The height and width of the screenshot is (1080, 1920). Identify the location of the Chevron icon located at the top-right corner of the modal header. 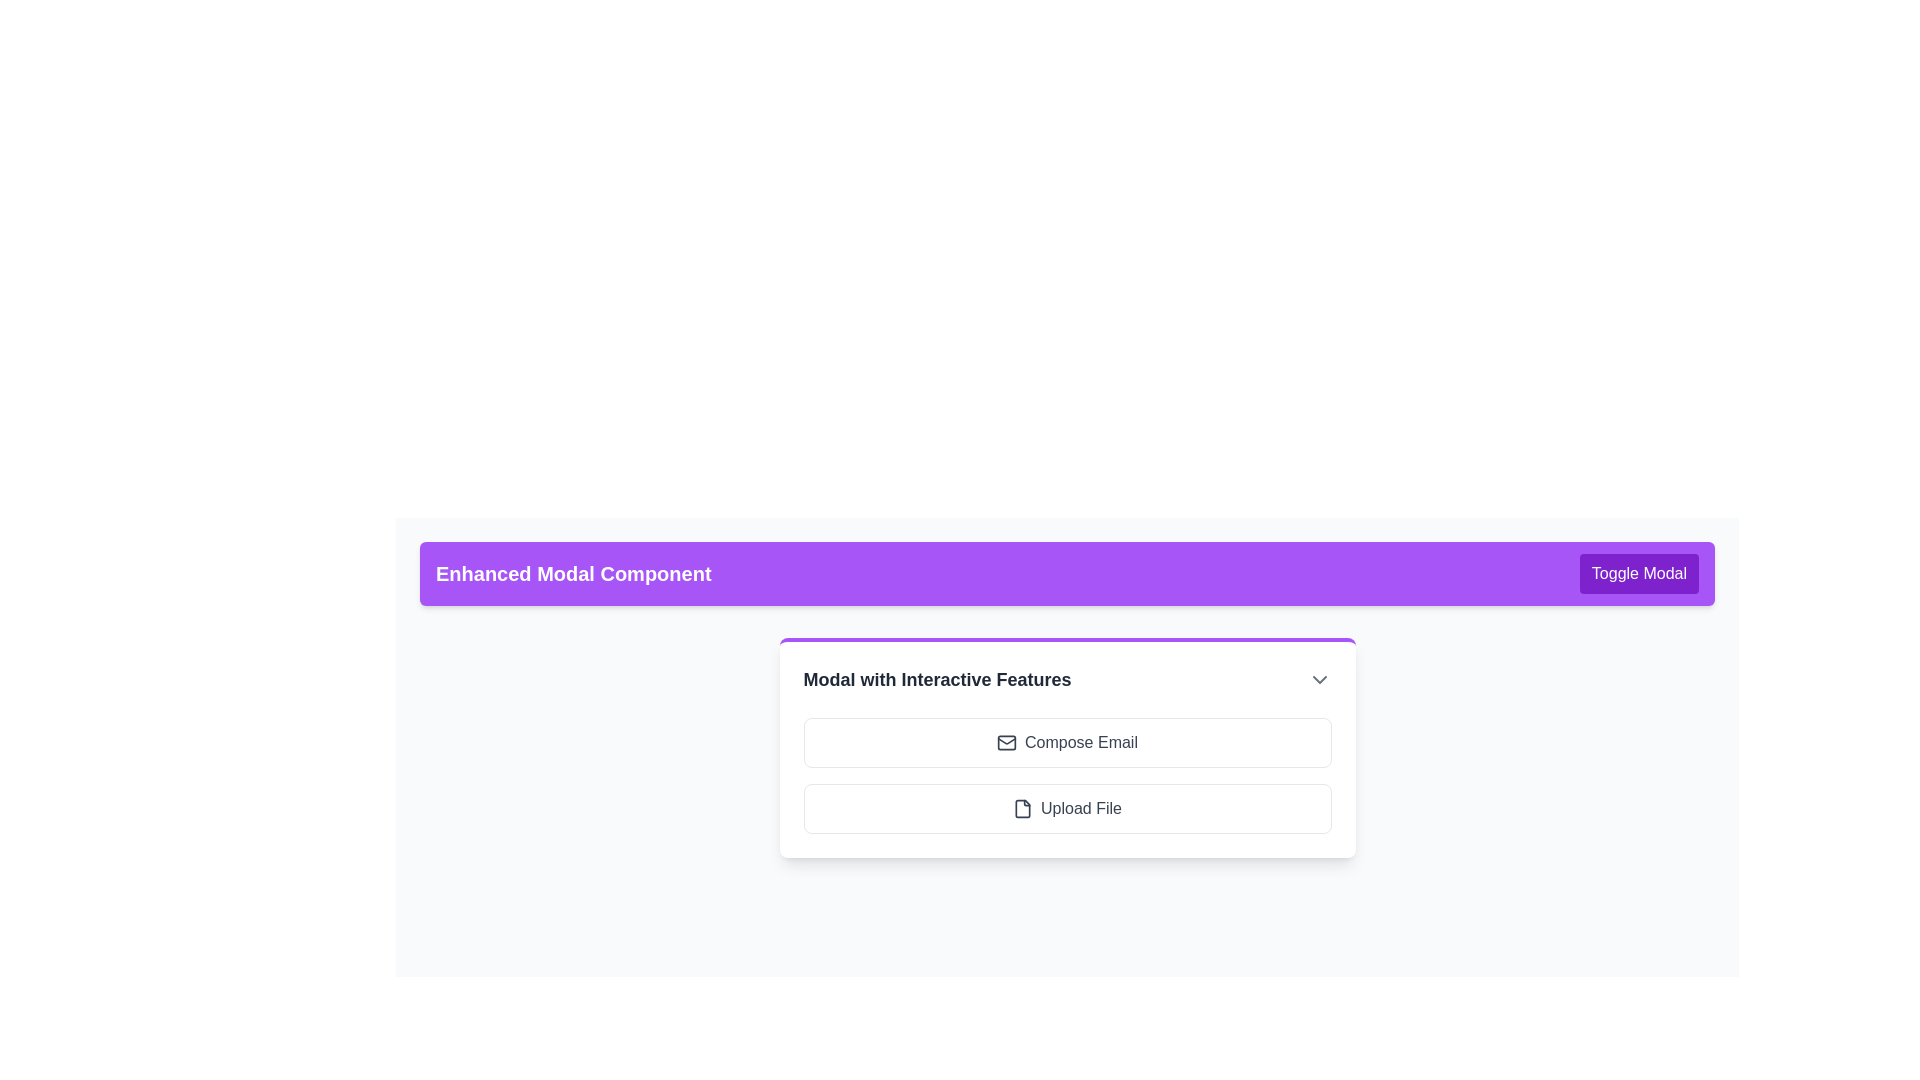
(1319, 678).